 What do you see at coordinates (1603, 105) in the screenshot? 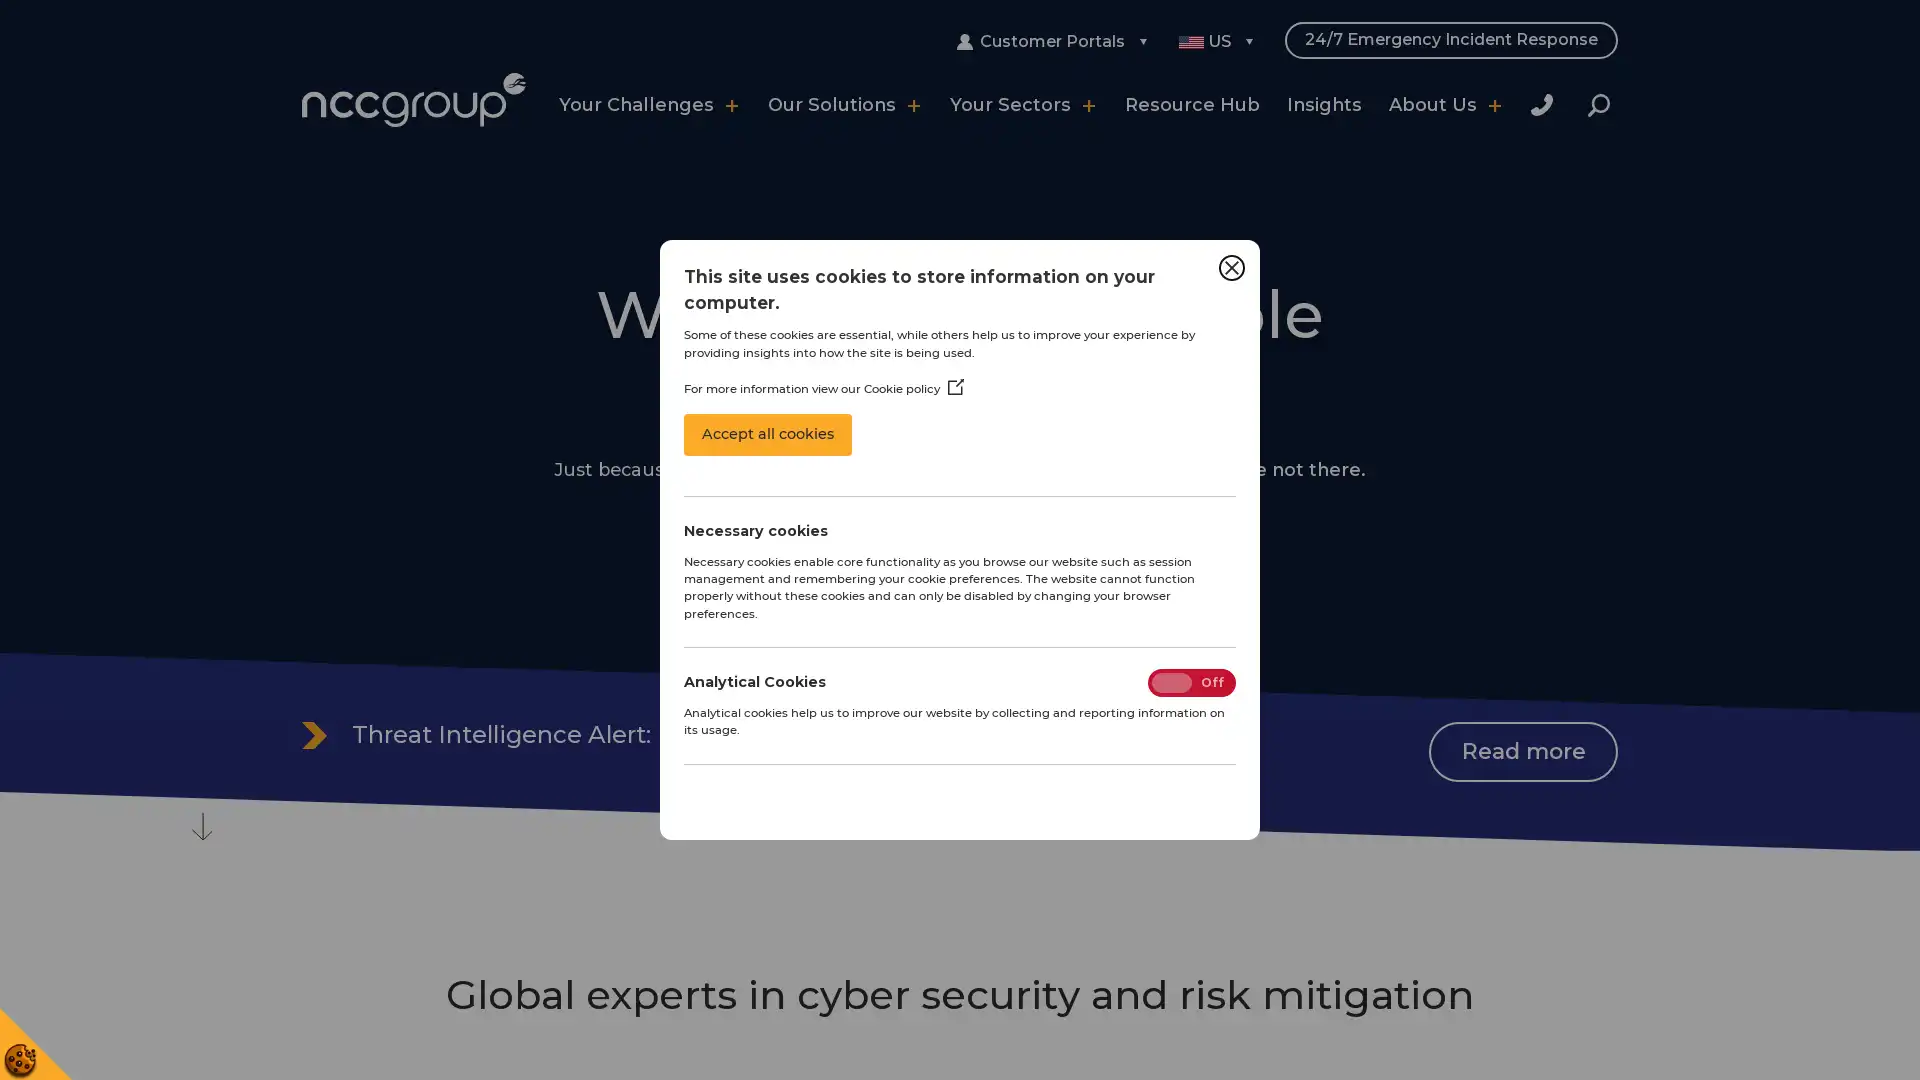
I see `Search` at bounding box center [1603, 105].